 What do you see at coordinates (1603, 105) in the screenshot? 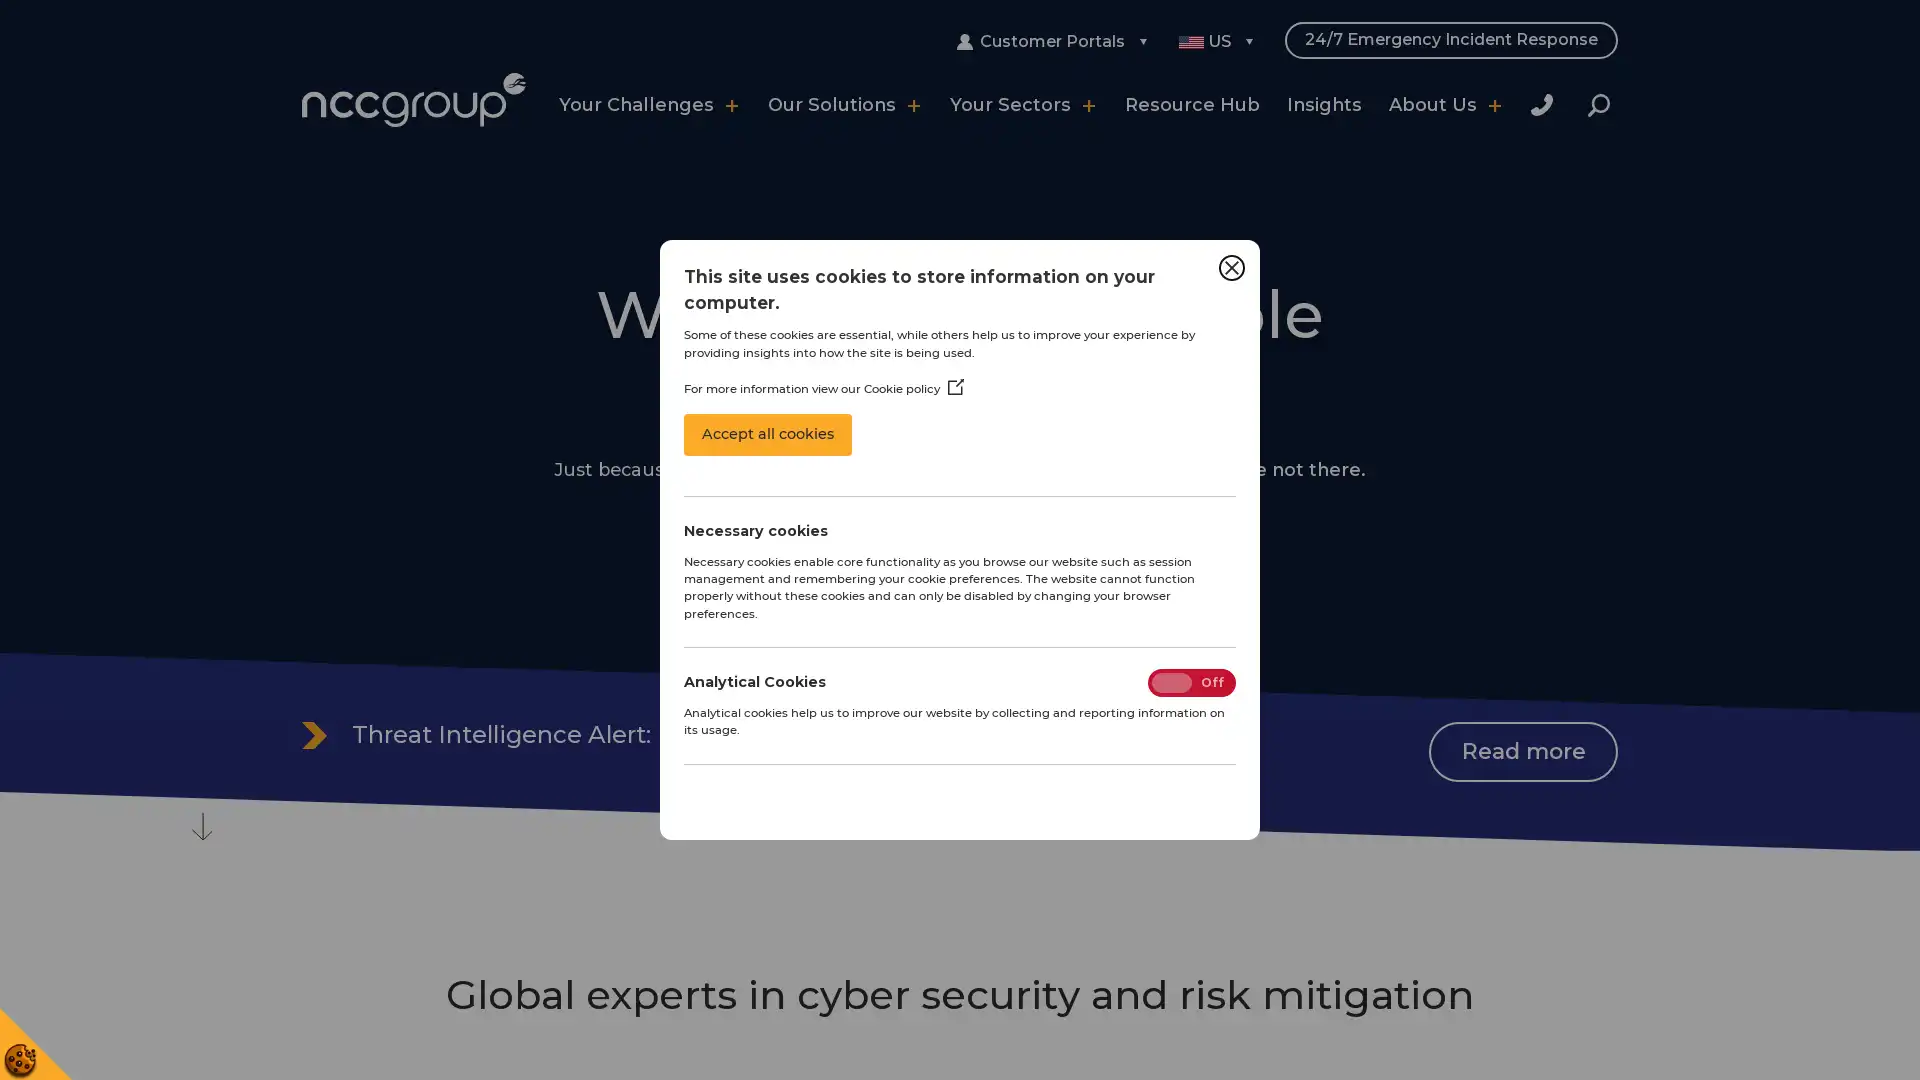
I see `Search` at bounding box center [1603, 105].